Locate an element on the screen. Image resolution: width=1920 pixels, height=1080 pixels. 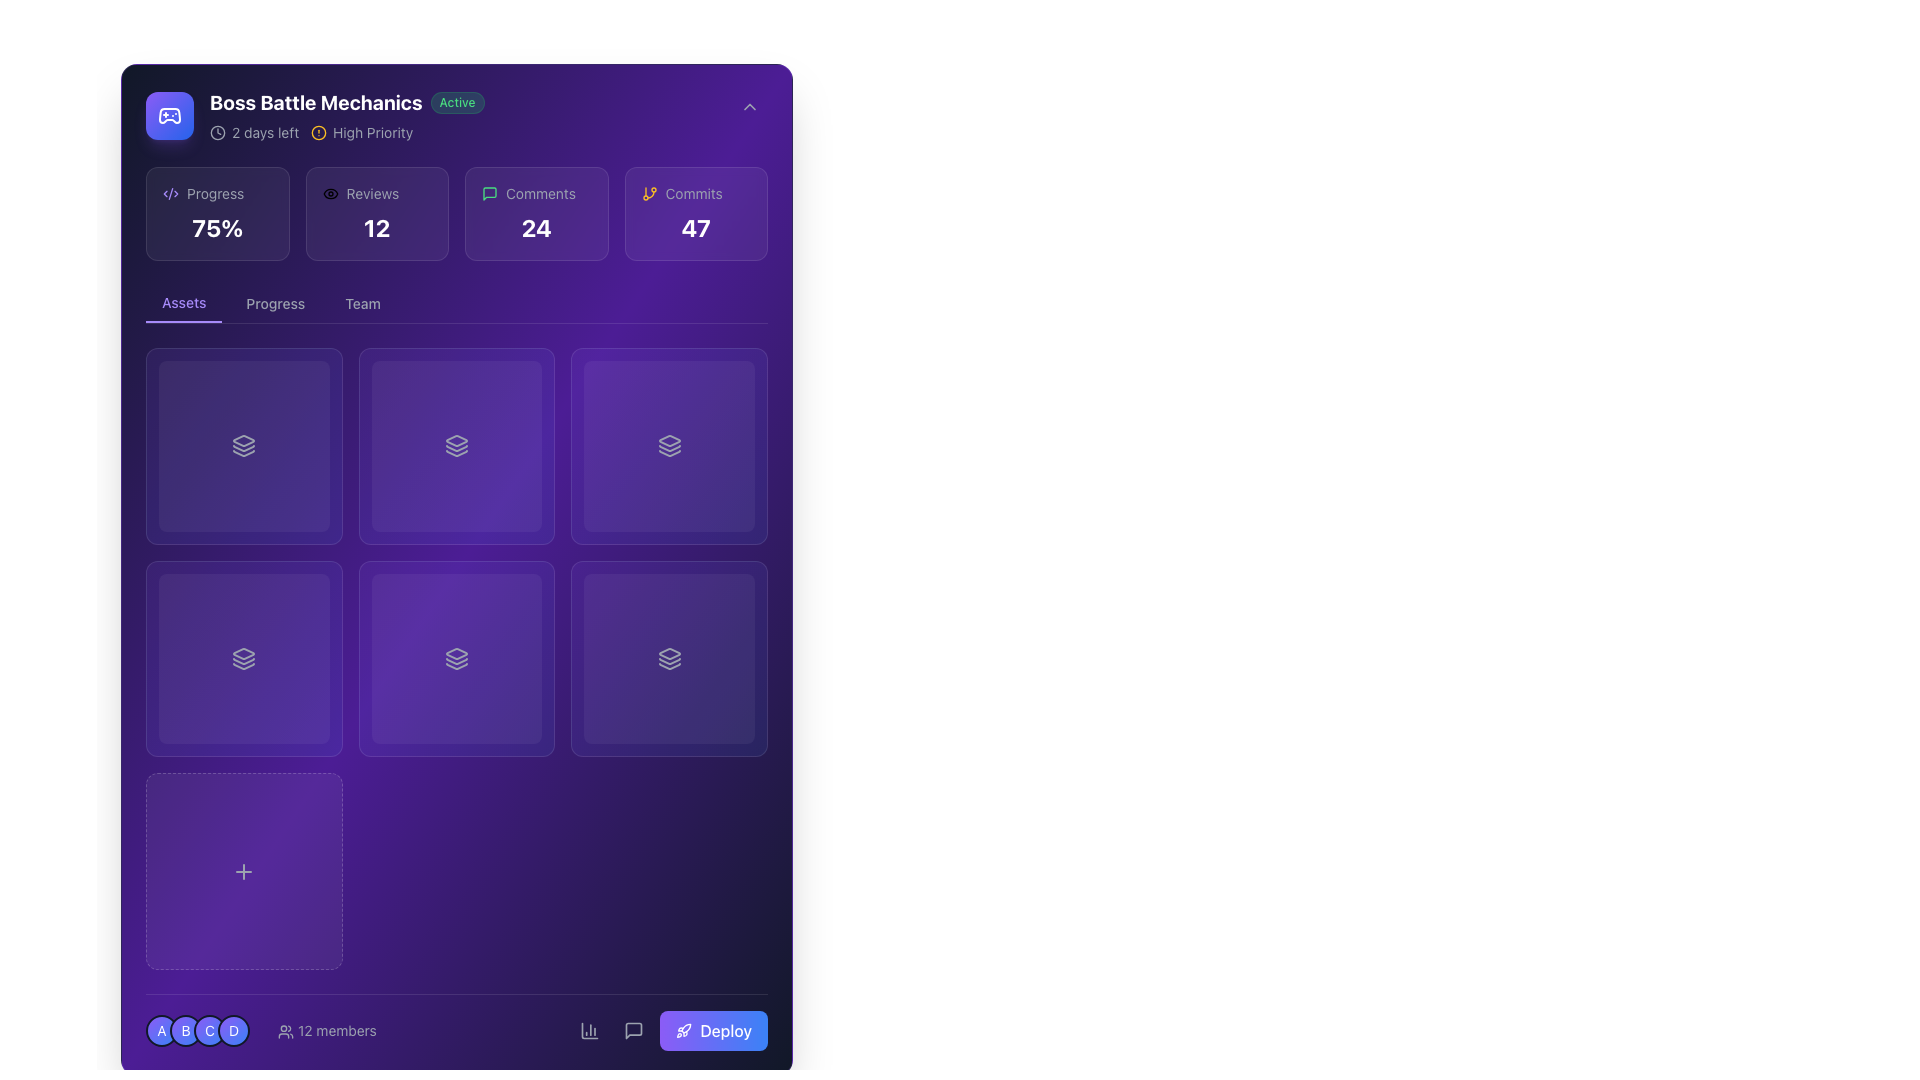
the icon representing layers or stacks located in the second card of the second row in the grid layout for information is located at coordinates (455, 447).